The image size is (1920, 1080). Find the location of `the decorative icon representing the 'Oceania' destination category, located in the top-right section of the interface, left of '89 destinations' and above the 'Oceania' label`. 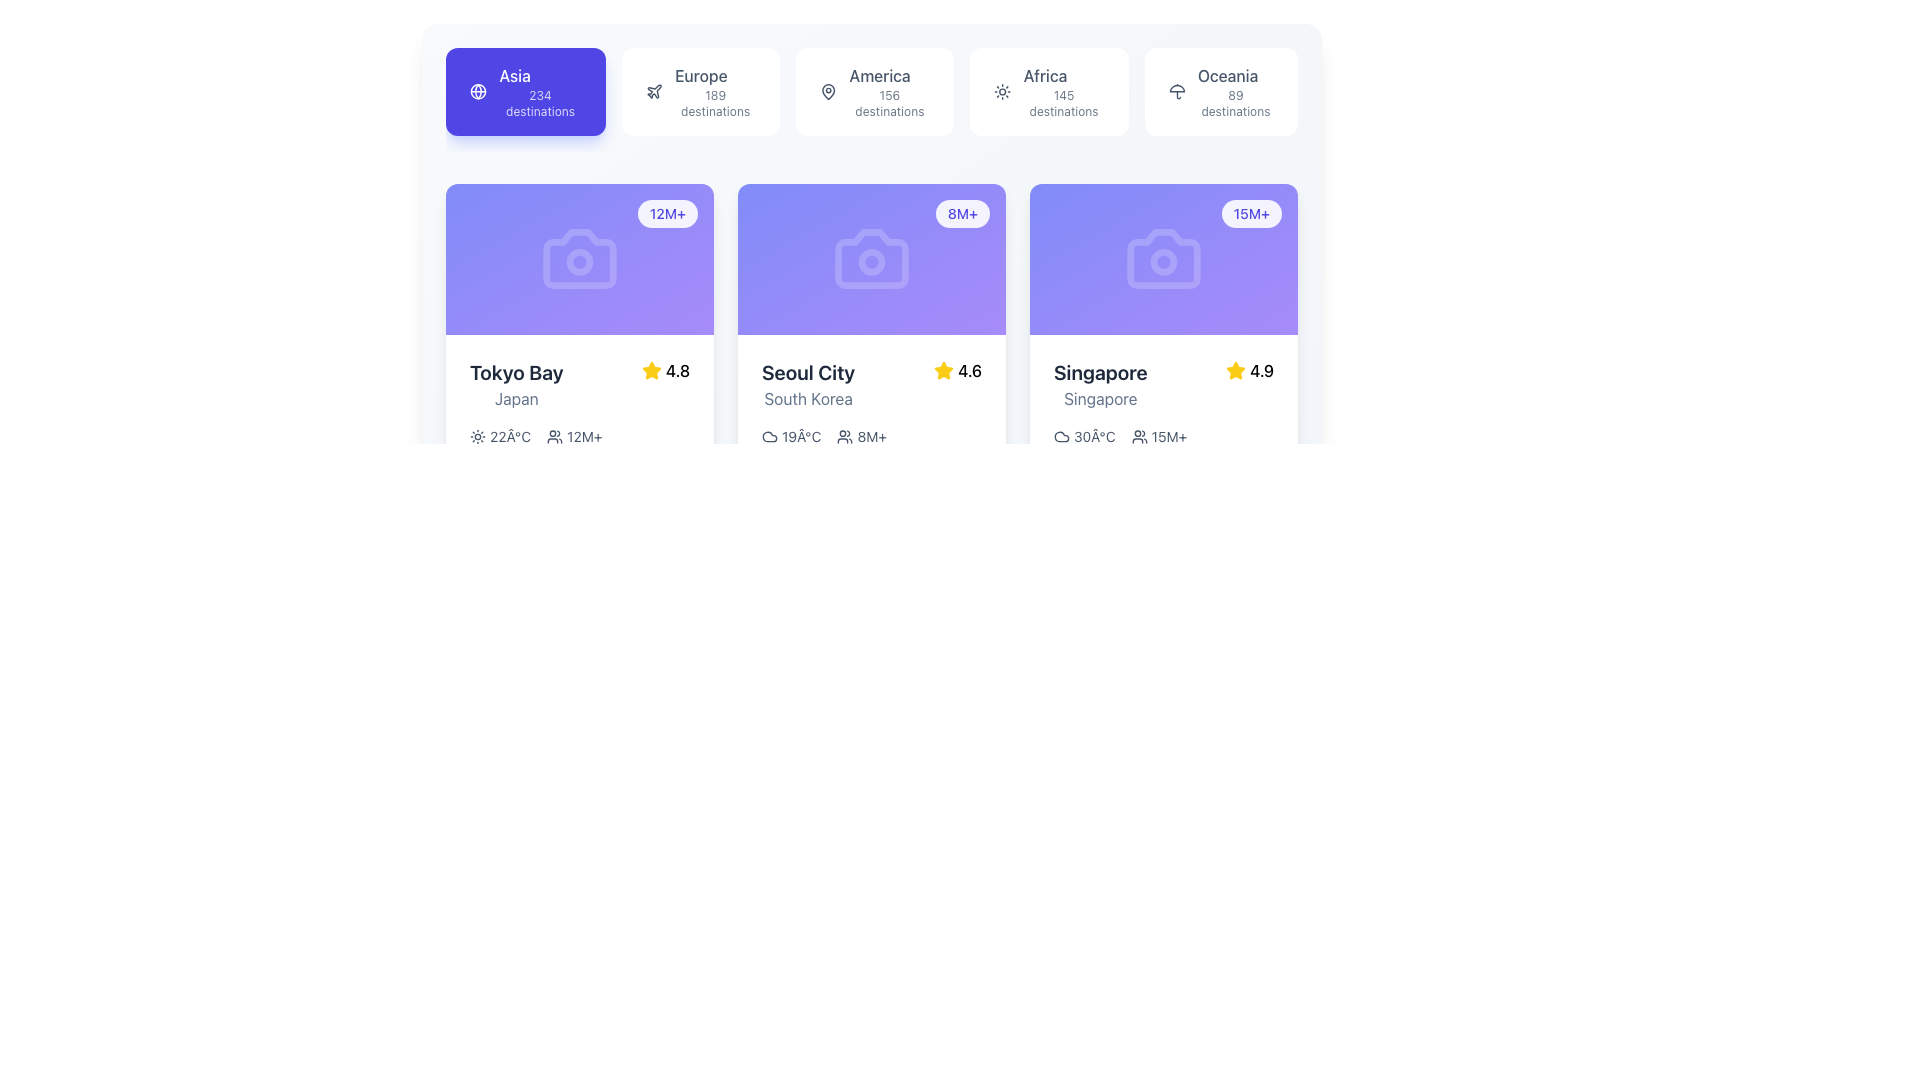

the decorative icon representing the 'Oceania' destination category, located in the top-right section of the interface, left of '89 destinations' and above the 'Oceania' label is located at coordinates (1177, 92).